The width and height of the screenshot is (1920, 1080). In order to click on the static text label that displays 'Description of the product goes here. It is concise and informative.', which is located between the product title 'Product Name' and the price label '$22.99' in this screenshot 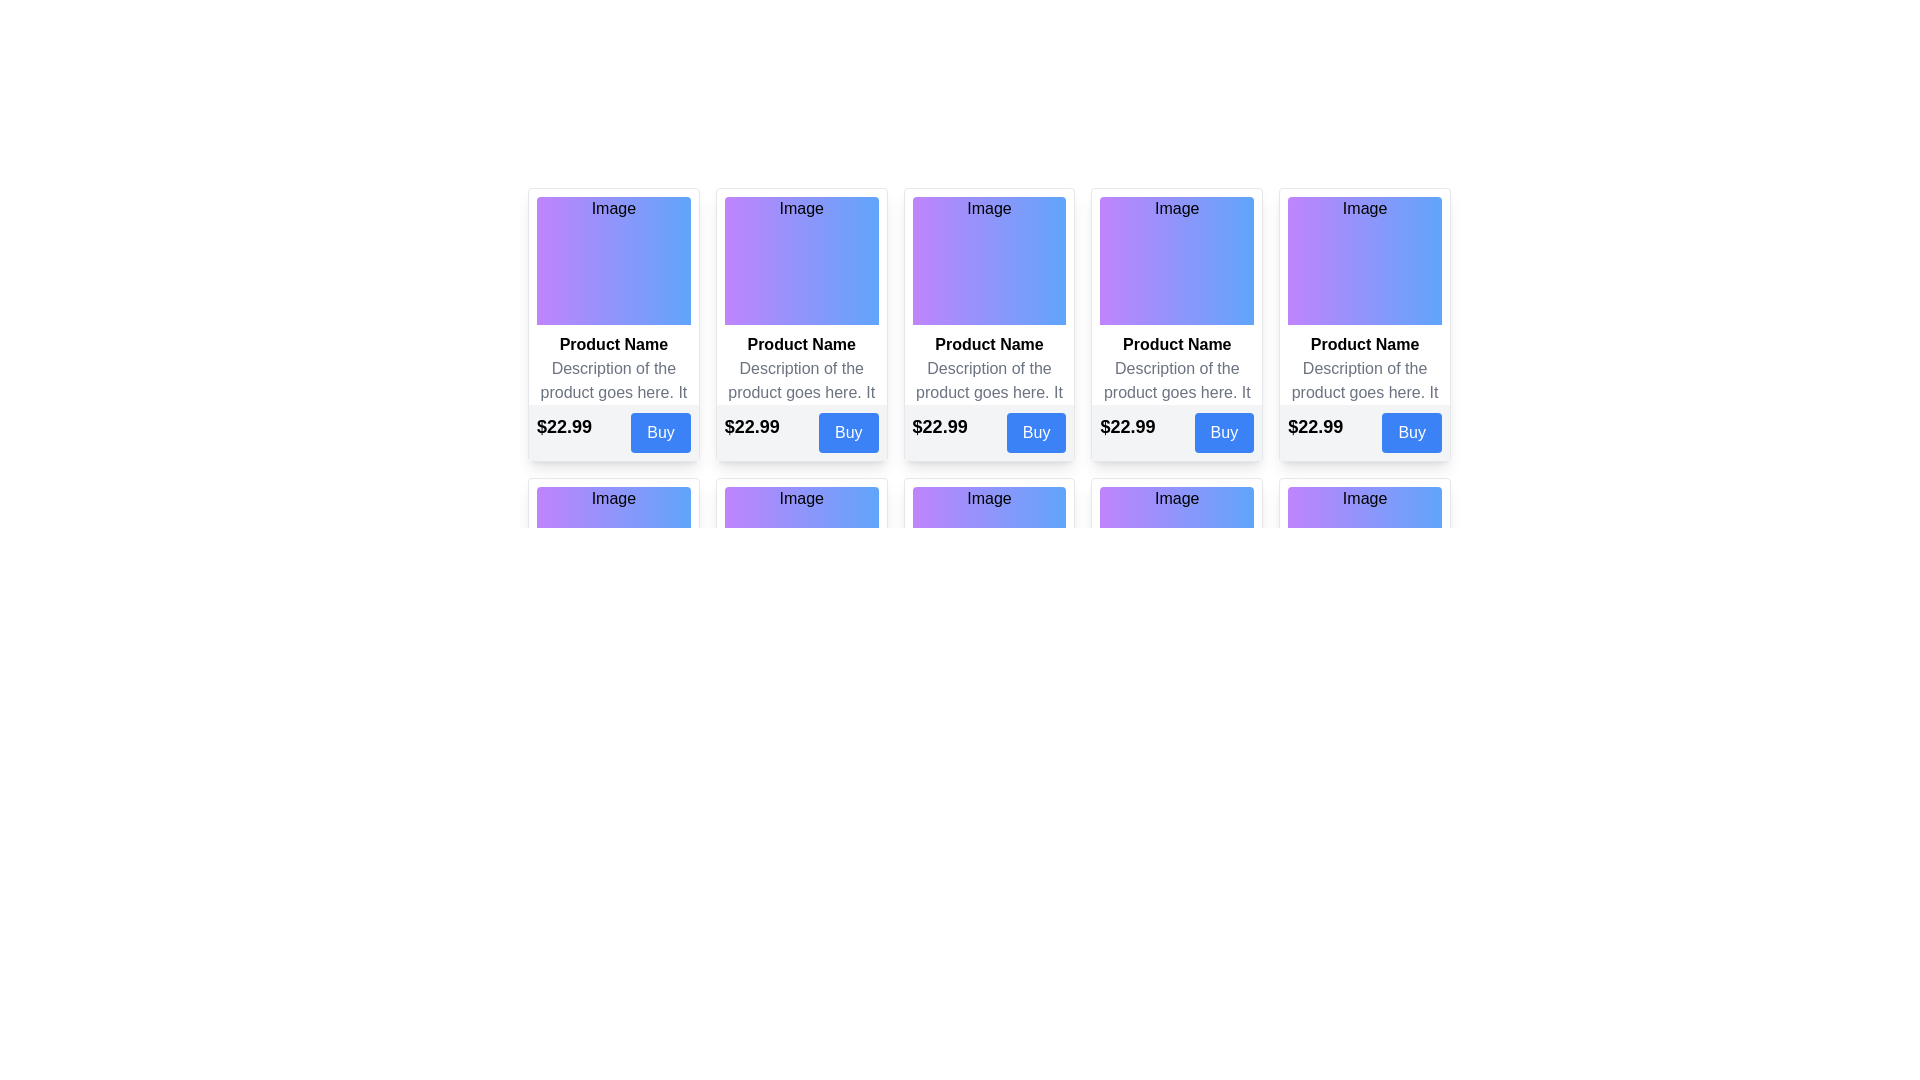, I will do `click(1177, 405)`.